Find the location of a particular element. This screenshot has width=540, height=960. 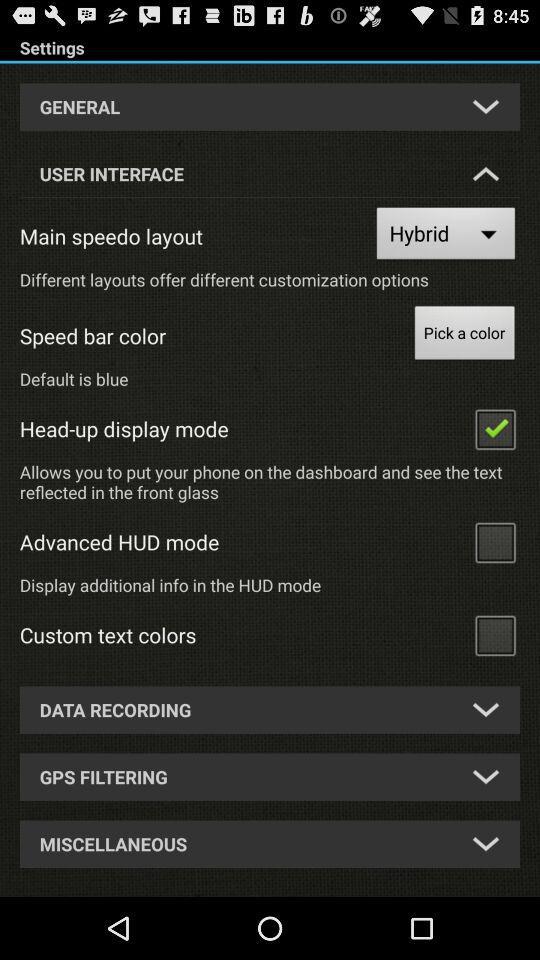

more info is located at coordinates (494, 541).